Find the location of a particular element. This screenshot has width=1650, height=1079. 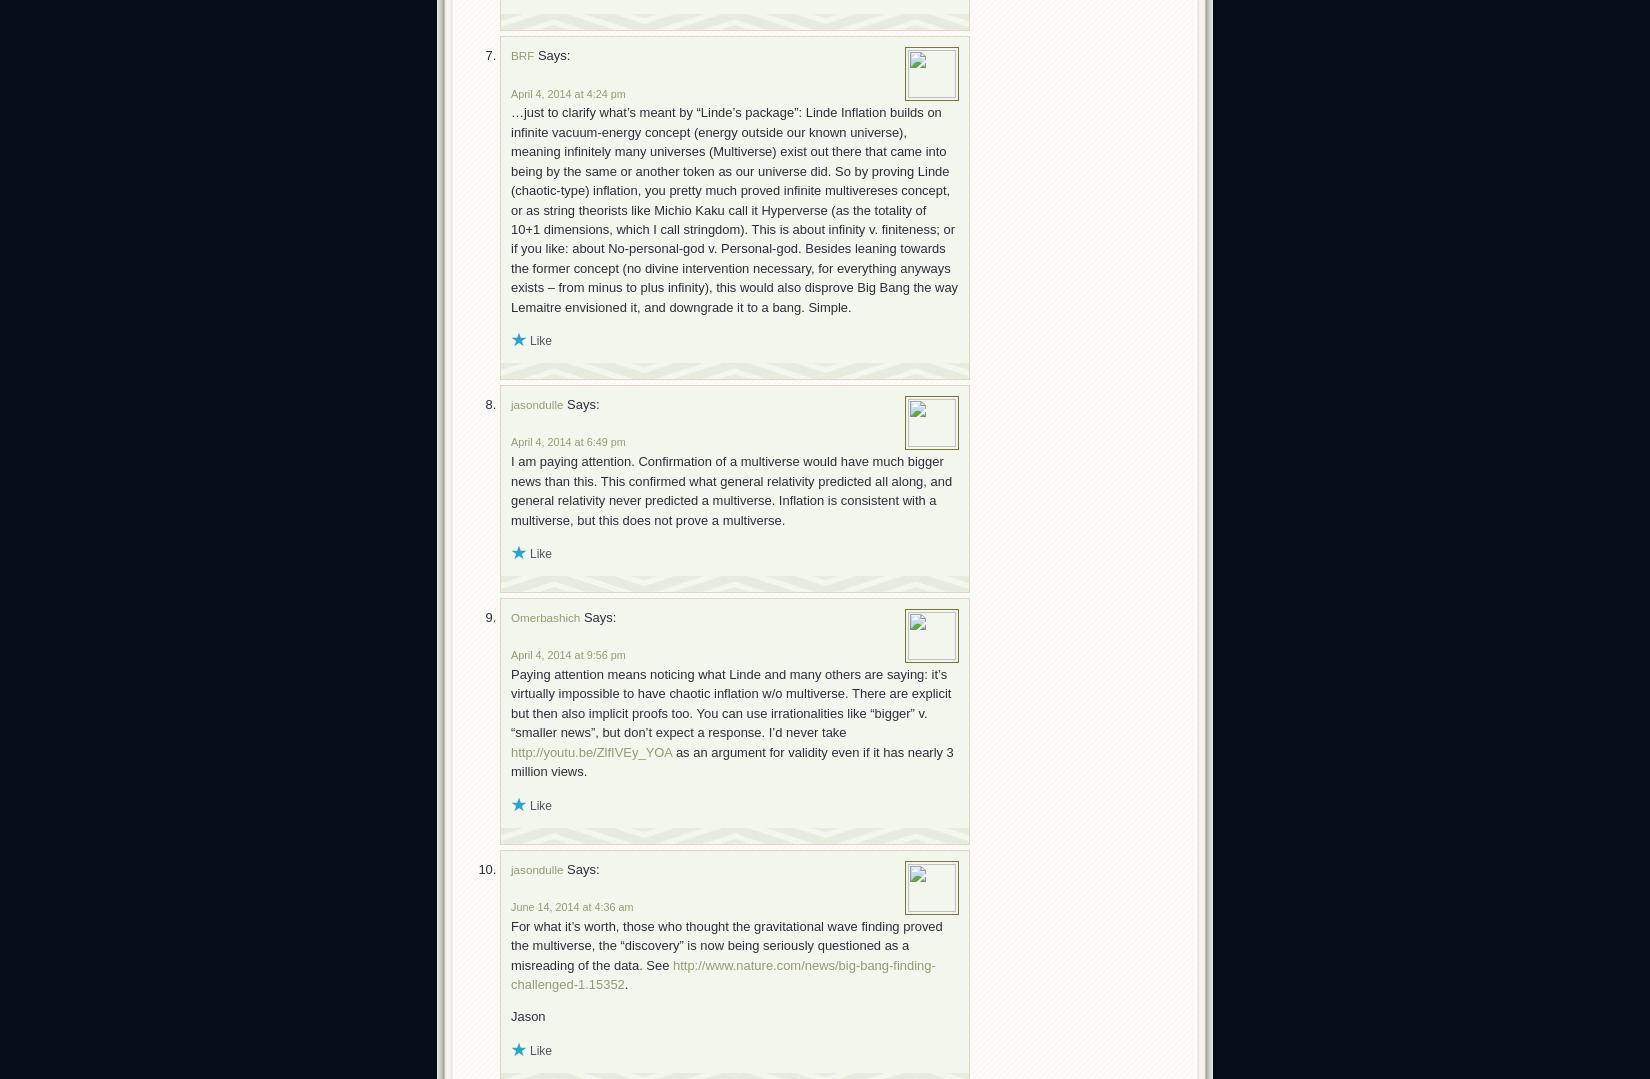

'http://www.nature.com/news/big-bang-finding-challenged-1.15352' is located at coordinates (722, 973).